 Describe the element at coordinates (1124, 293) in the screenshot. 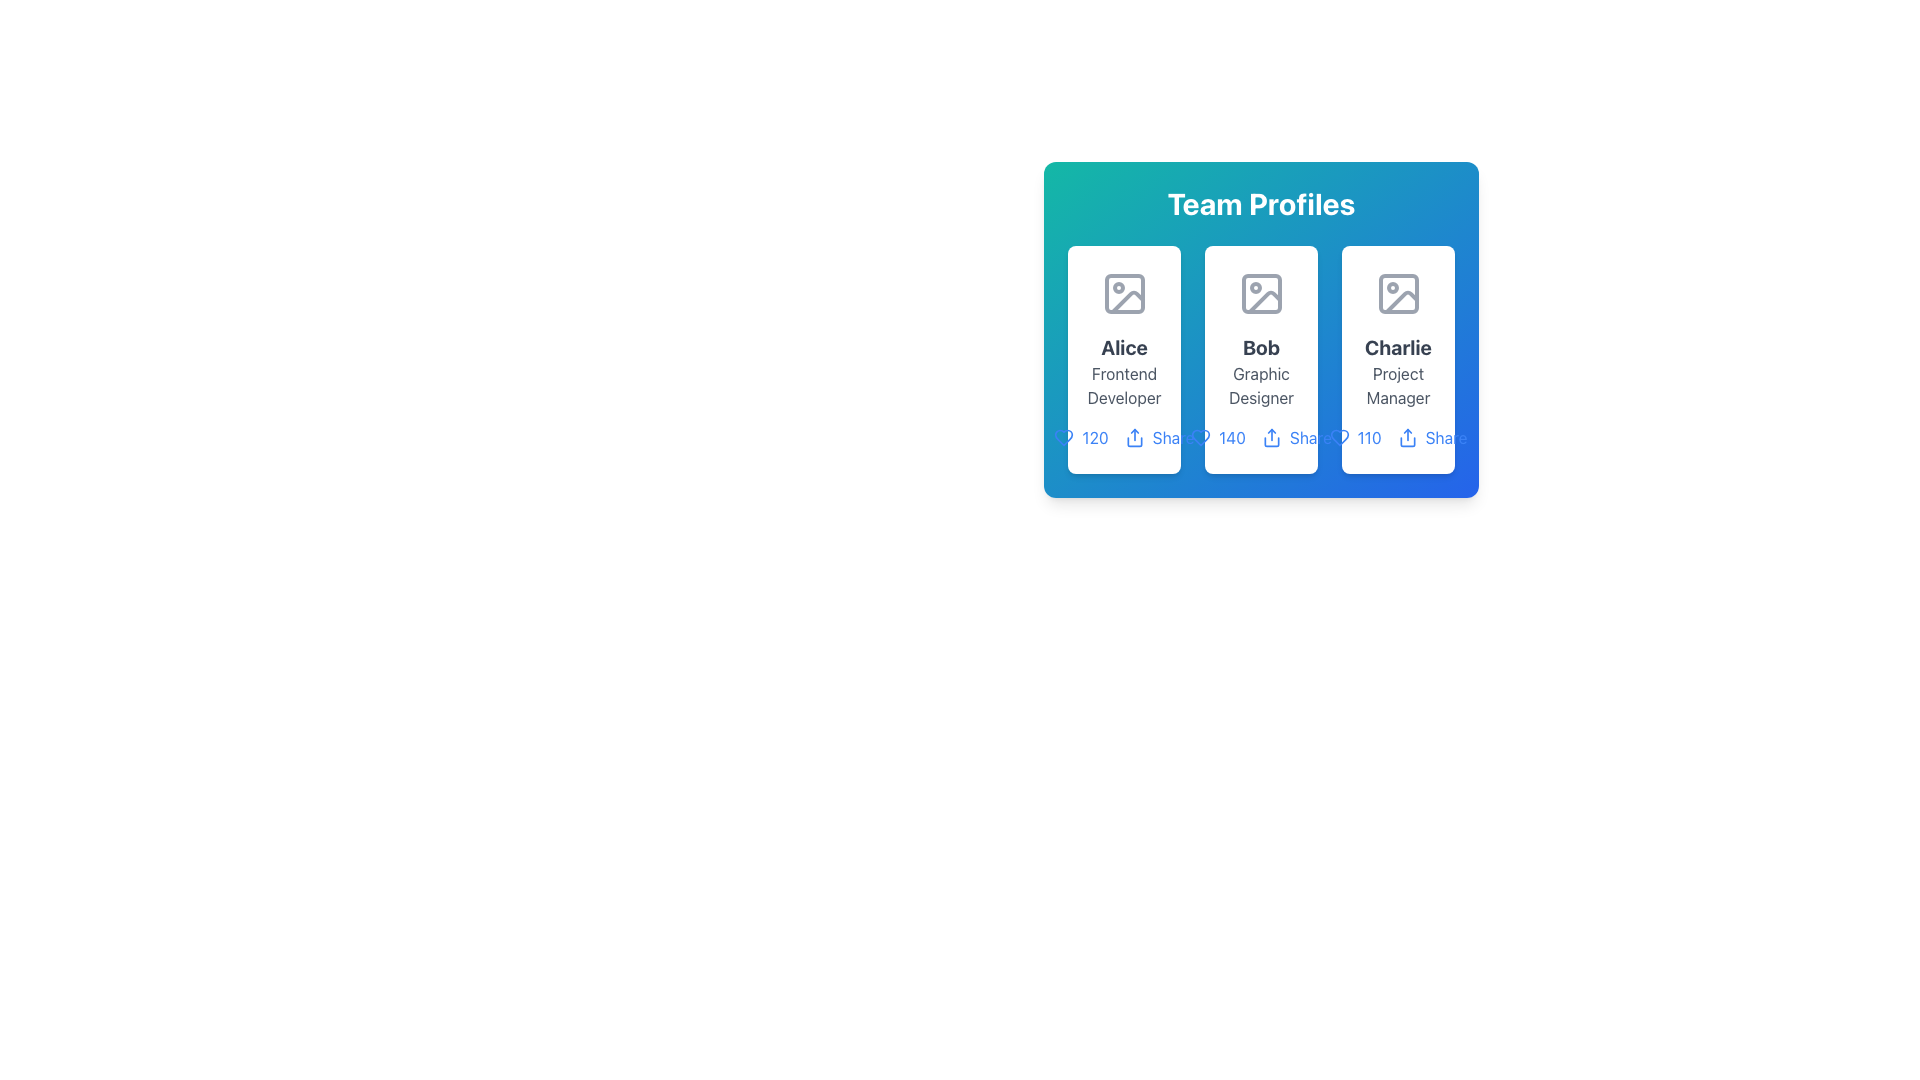

I see `the Decorative SVG rectangle located in the top-left part of the profile card labeled 'Alice'` at that location.